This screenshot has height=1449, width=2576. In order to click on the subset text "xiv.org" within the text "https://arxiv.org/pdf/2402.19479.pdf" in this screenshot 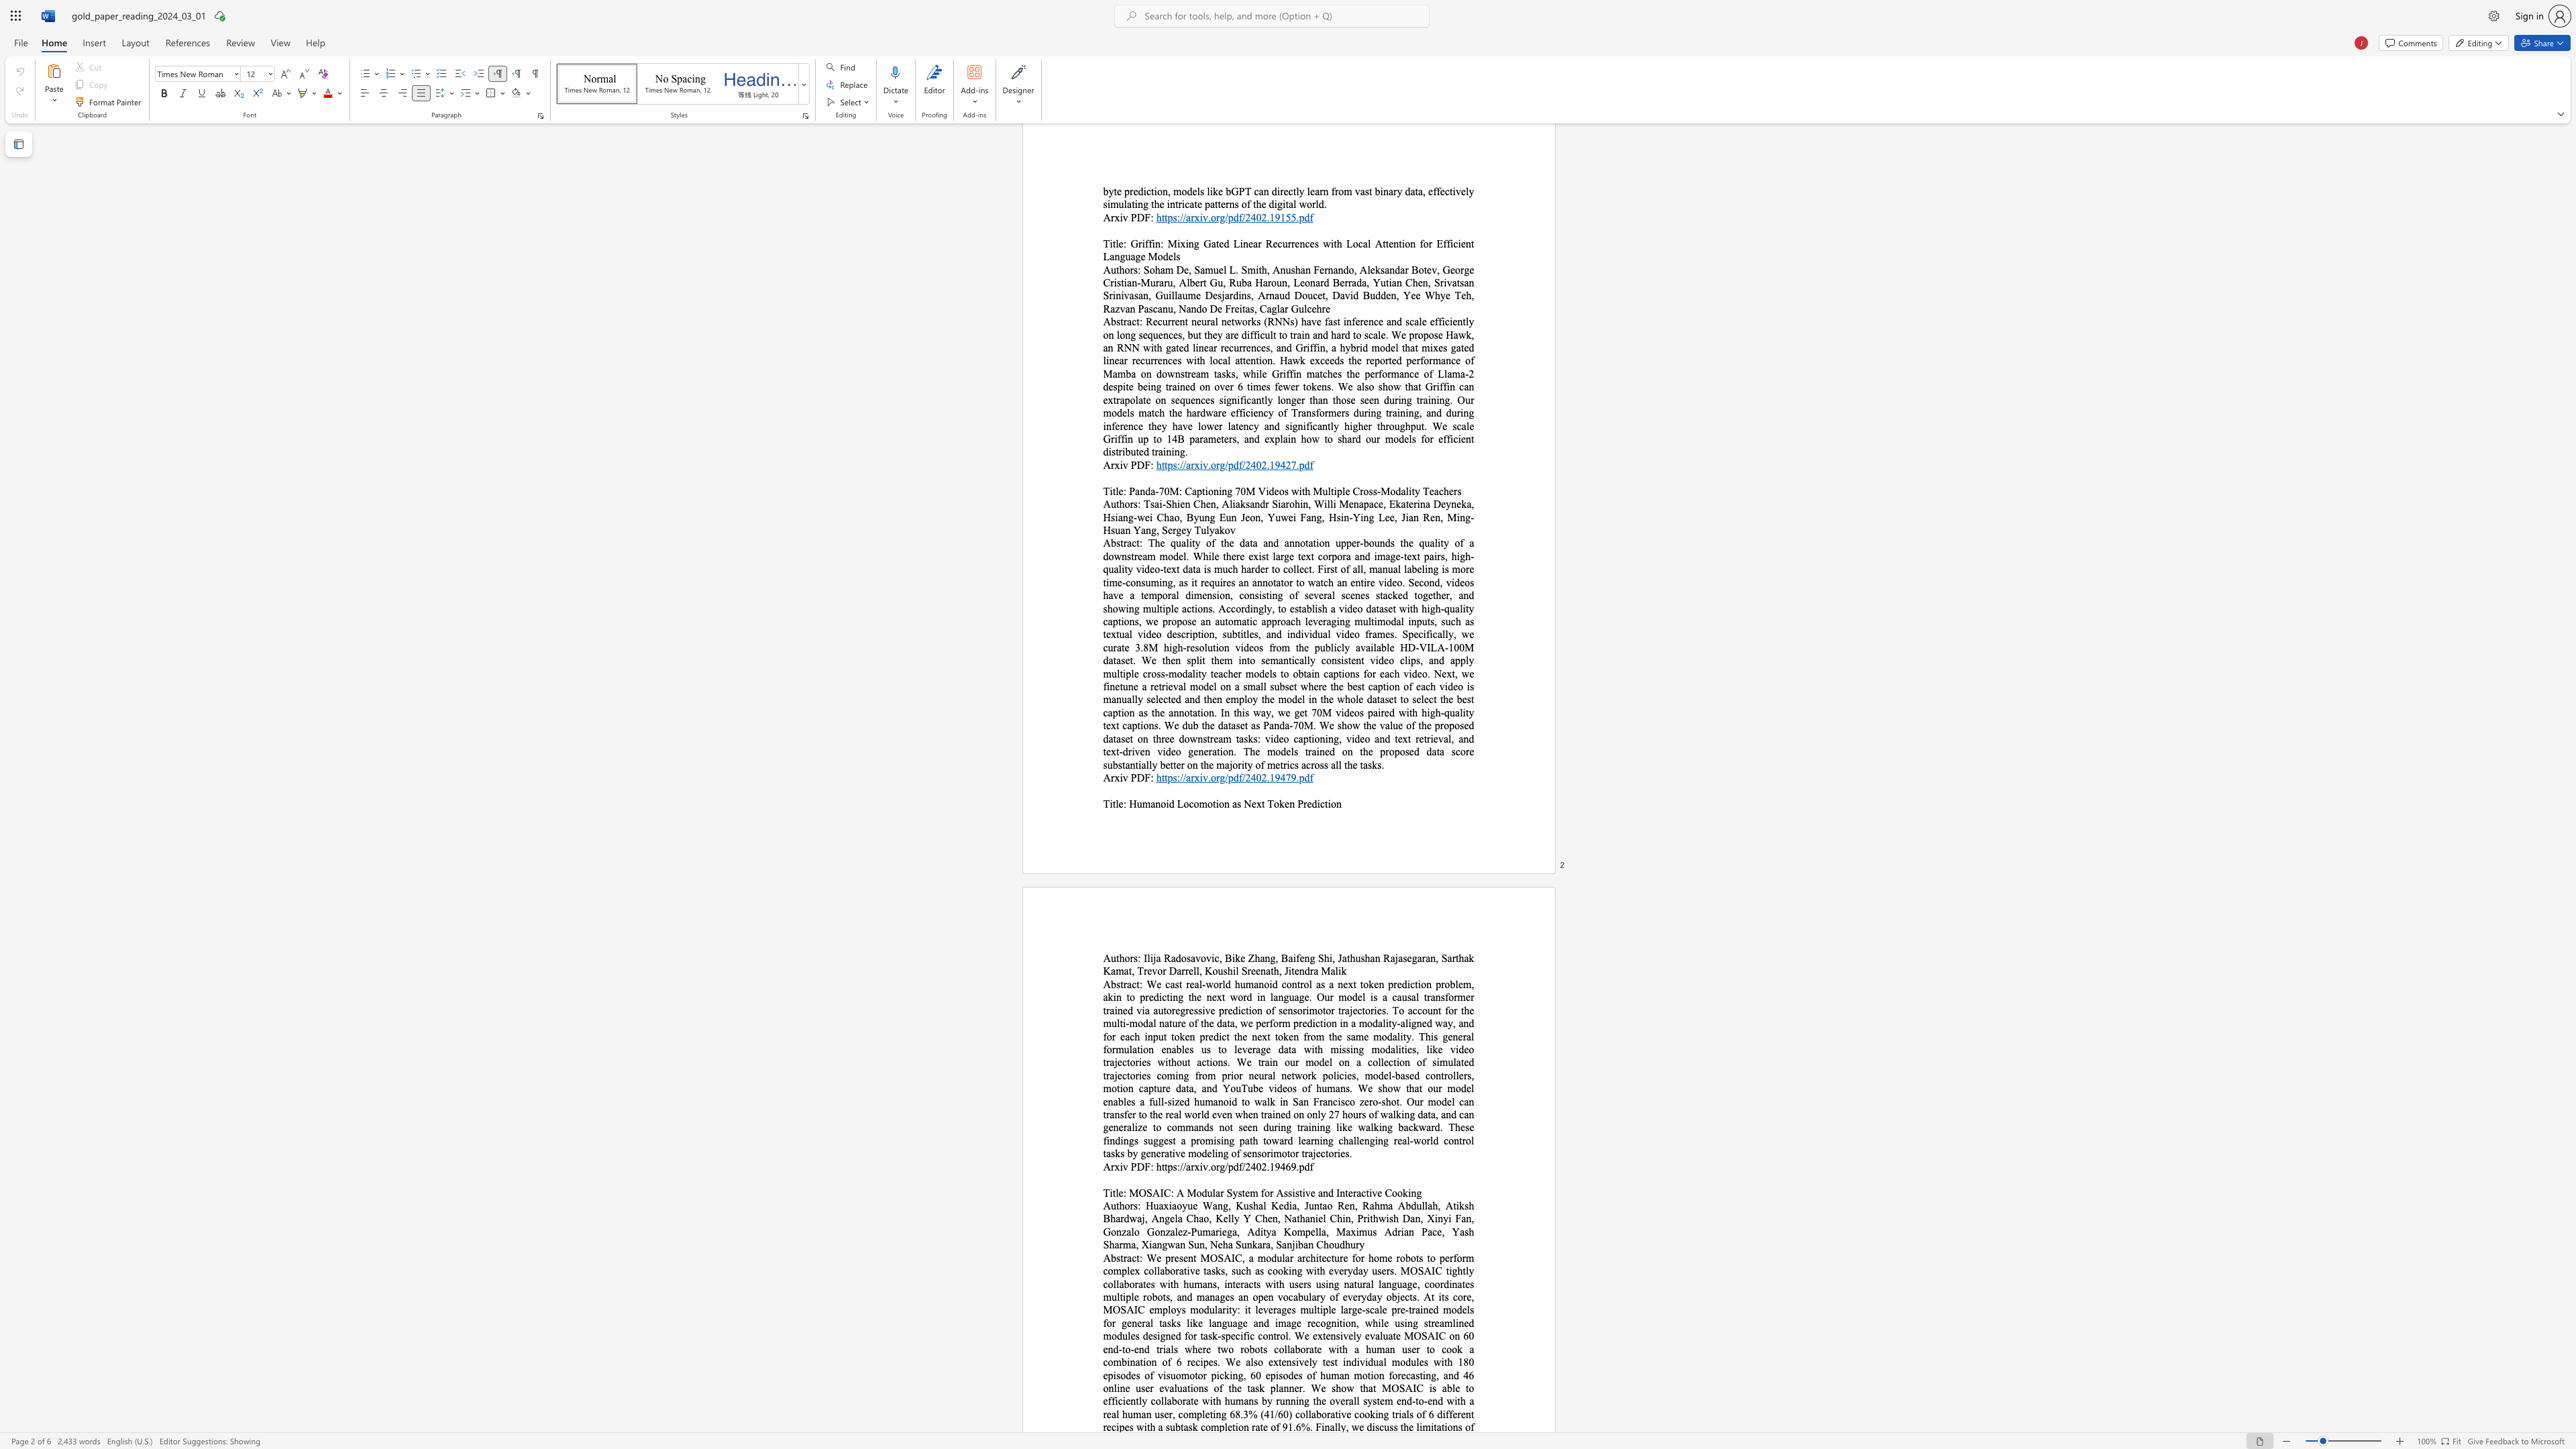, I will do `click(1193, 776)`.